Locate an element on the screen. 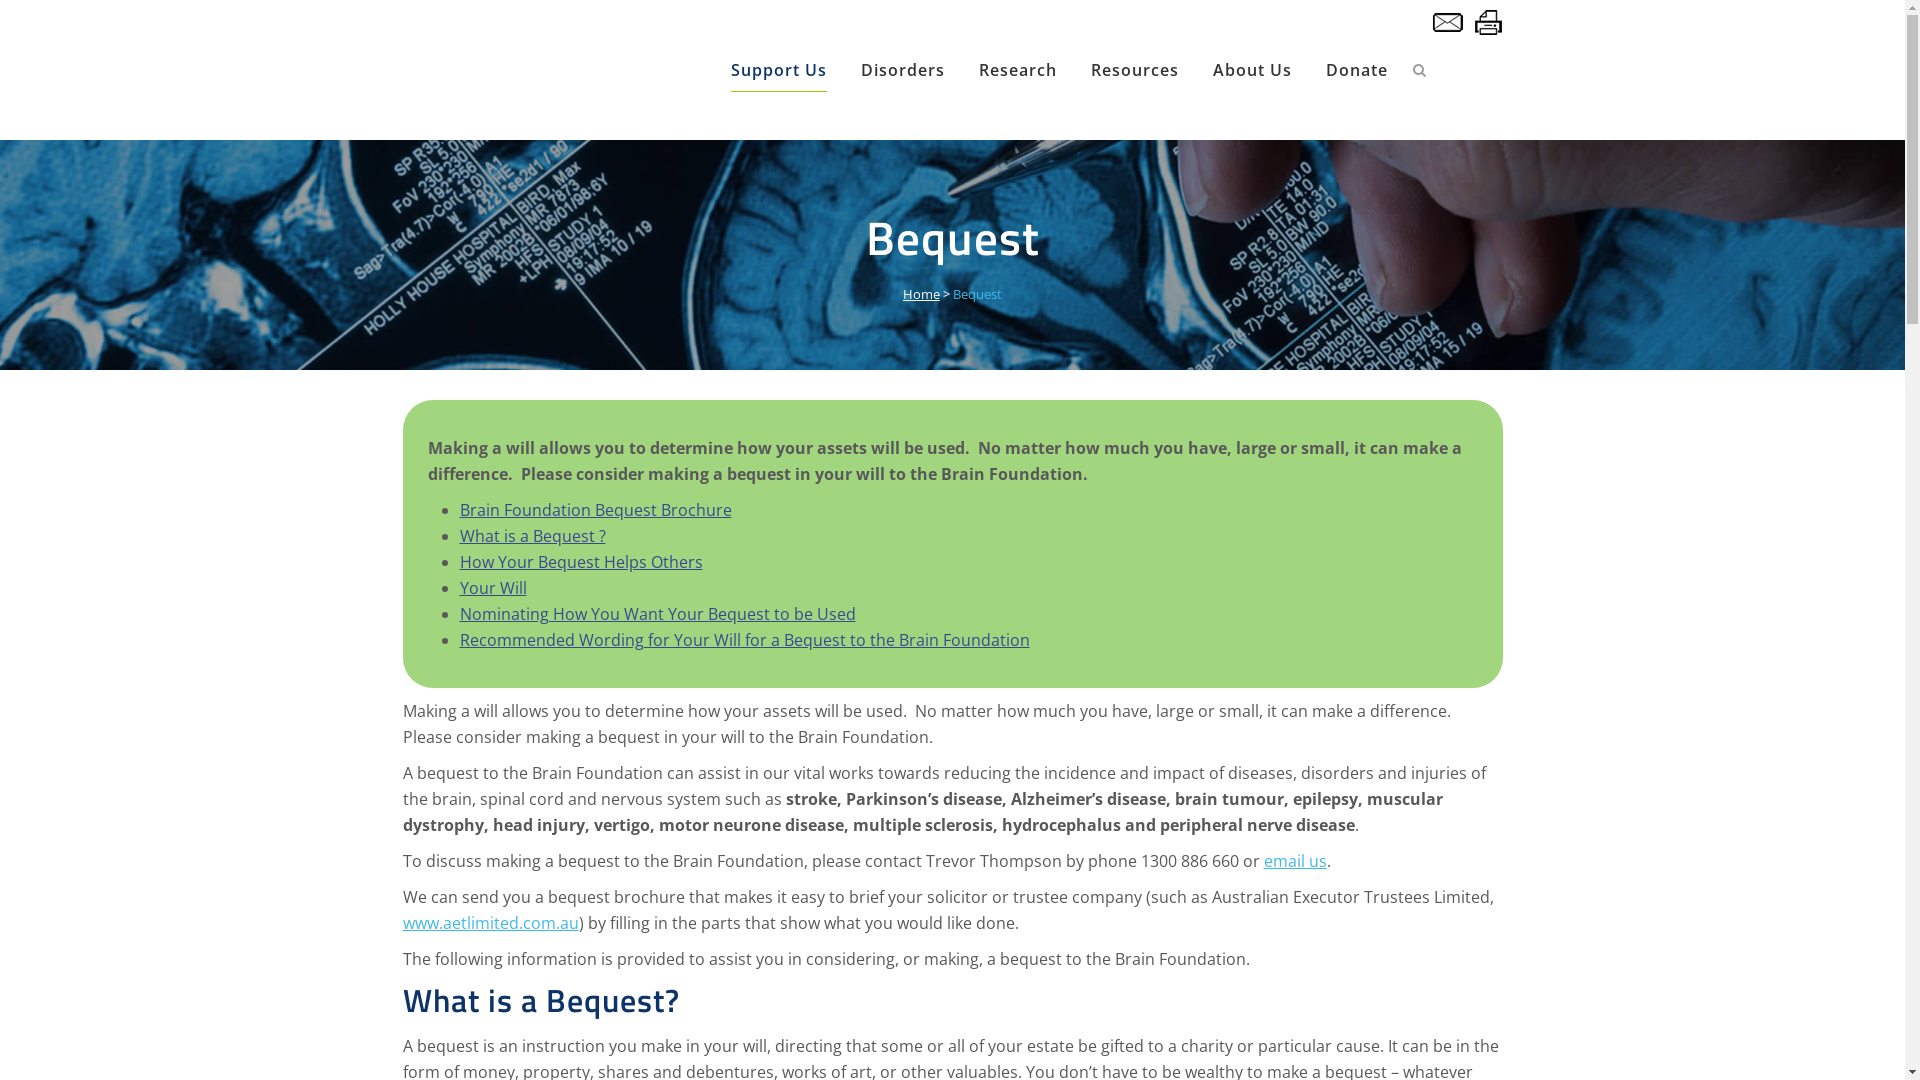 This screenshot has width=1920, height=1080. 'Resources' is located at coordinates (1134, 68).